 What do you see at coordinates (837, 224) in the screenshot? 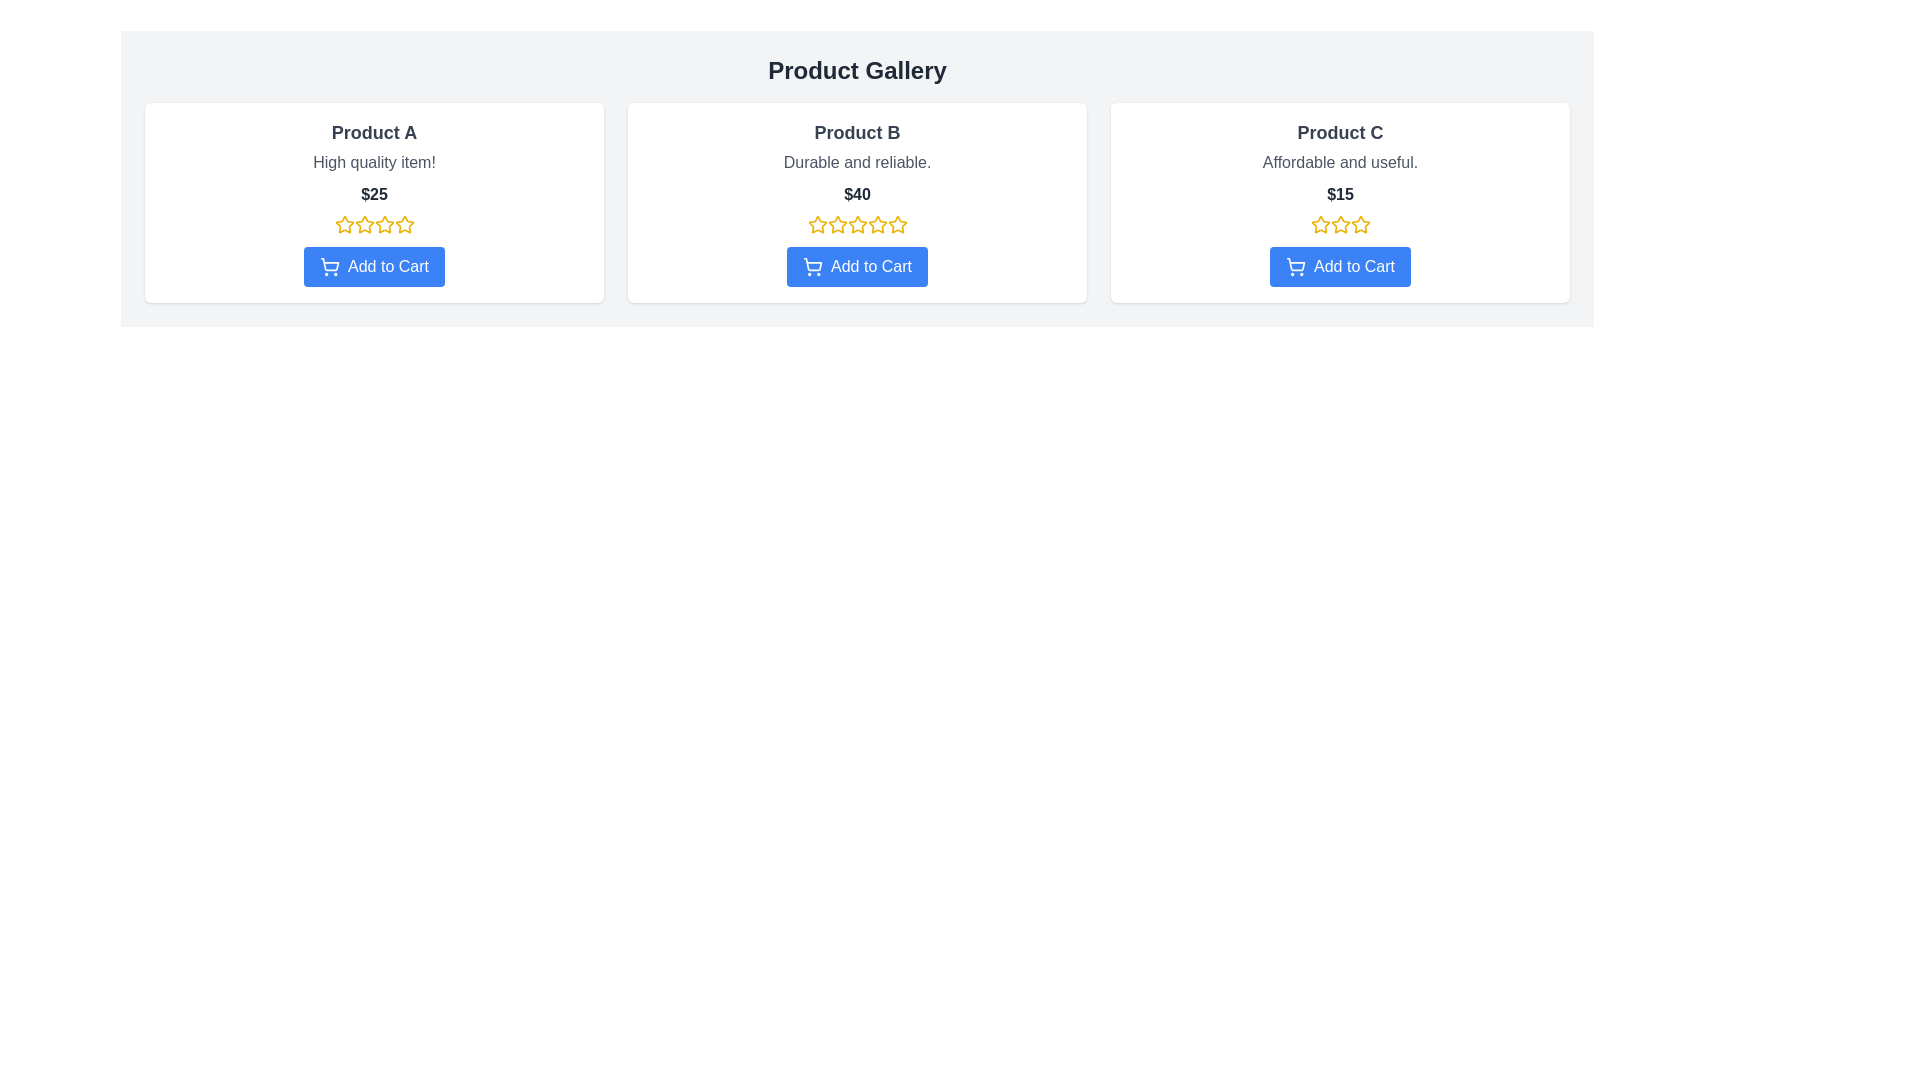
I see `the third star icon in the rating interface for 'Product B' to provide feedback` at bounding box center [837, 224].